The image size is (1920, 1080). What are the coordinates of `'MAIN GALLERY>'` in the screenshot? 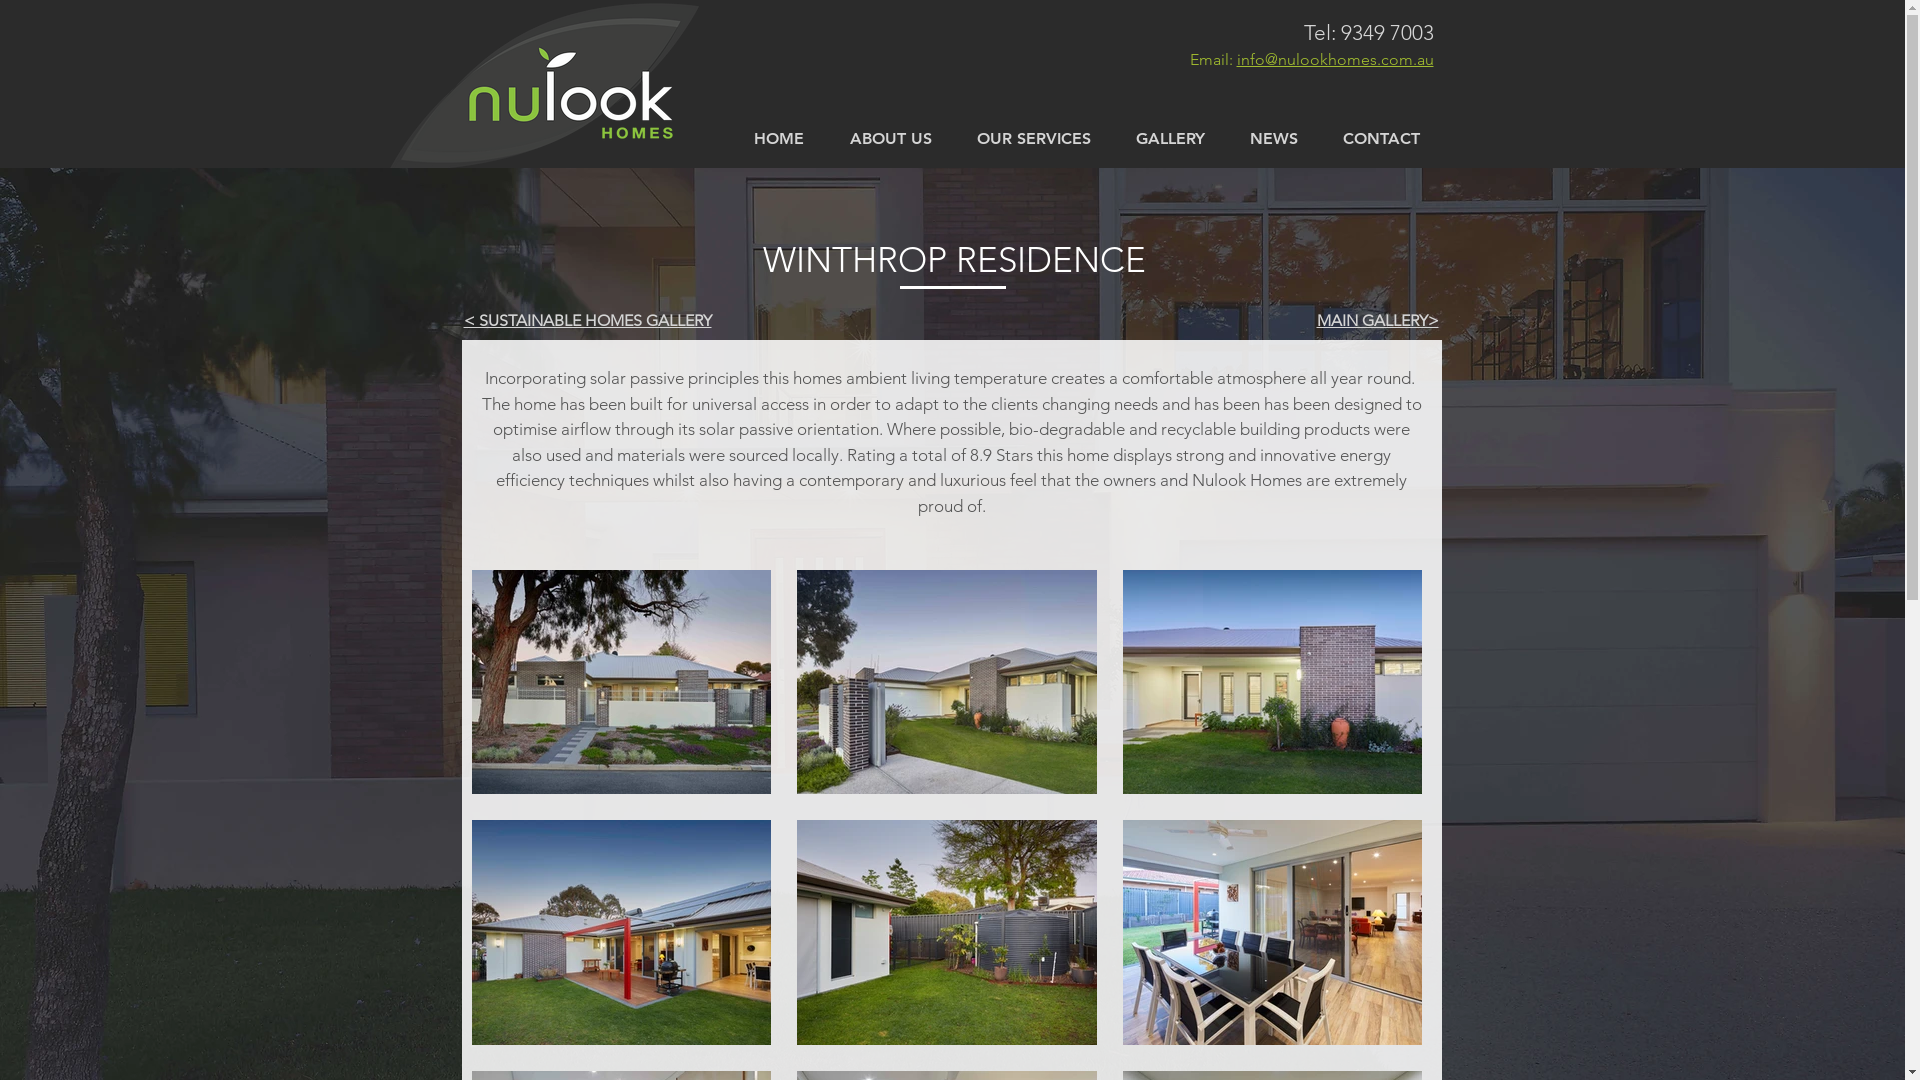 It's located at (1376, 319).